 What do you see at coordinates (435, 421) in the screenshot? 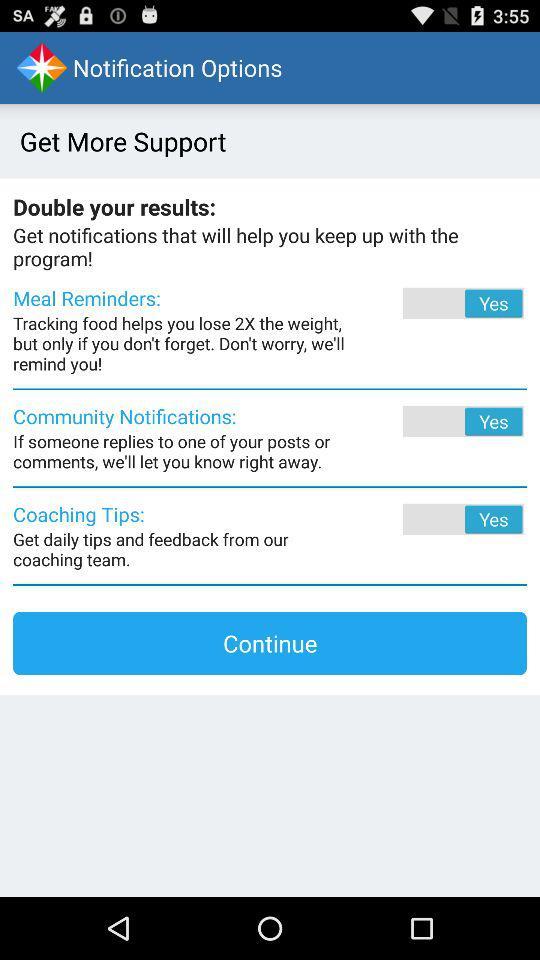
I see `the item next to community notifications: app` at bounding box center [435, 421].